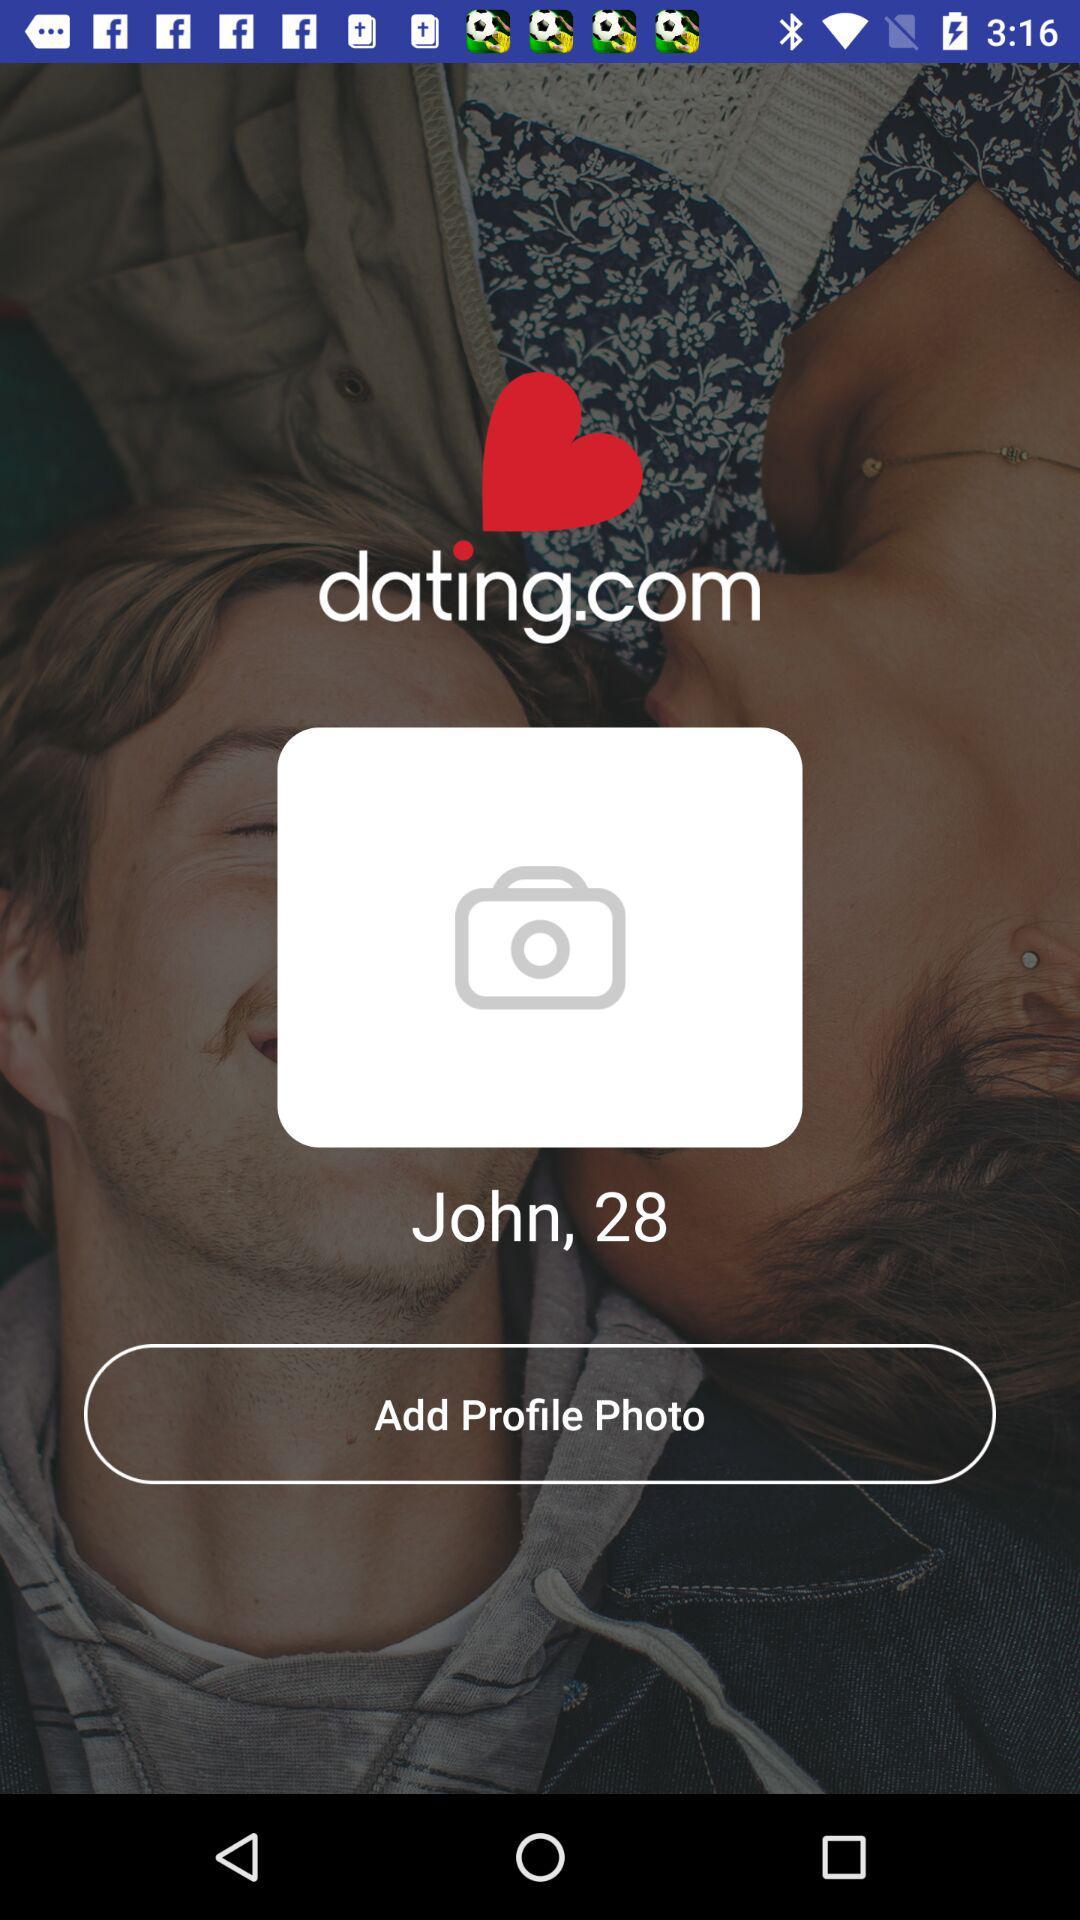 Image resolution: width=1080 pixels, height=1920 pixels. Describe the element at coordinates (540, 936) in the screenshot. I see `camera` at that location.